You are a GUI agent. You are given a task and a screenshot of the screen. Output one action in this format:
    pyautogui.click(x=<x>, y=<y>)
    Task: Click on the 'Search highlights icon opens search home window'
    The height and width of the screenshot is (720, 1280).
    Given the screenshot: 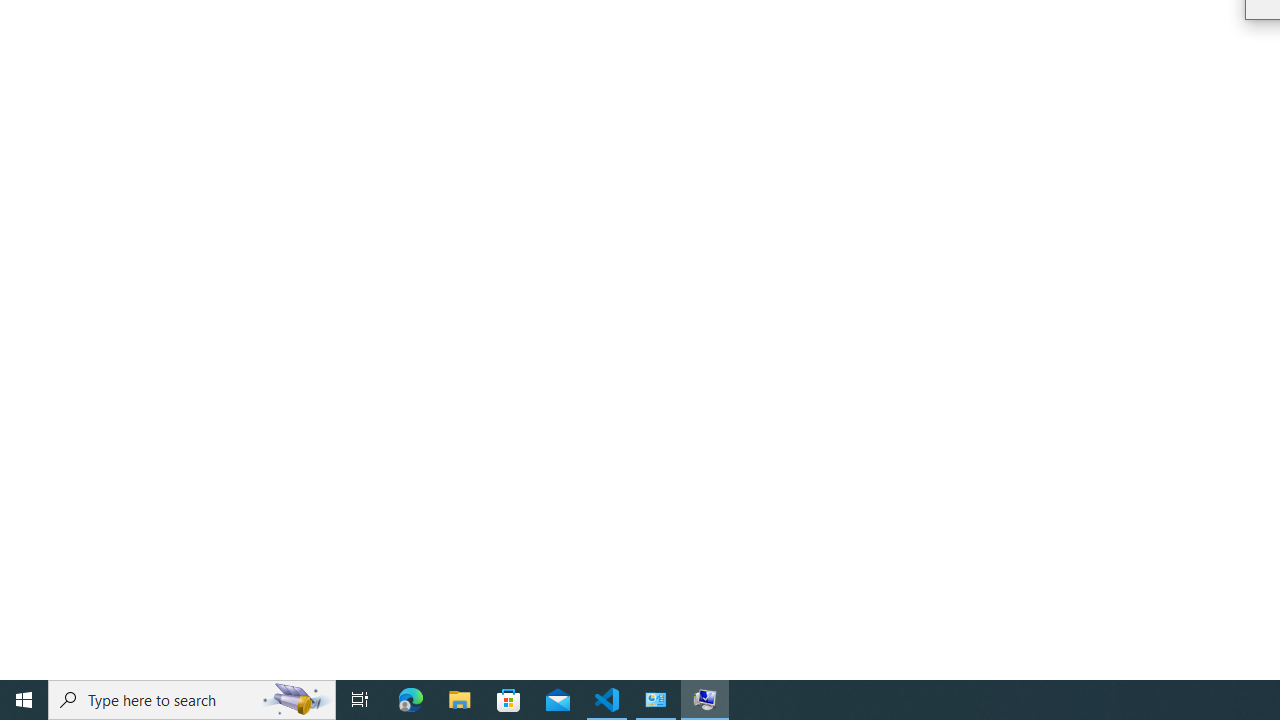 What is the action you would take?
    pyautogui.click(x=294, y=698)
    